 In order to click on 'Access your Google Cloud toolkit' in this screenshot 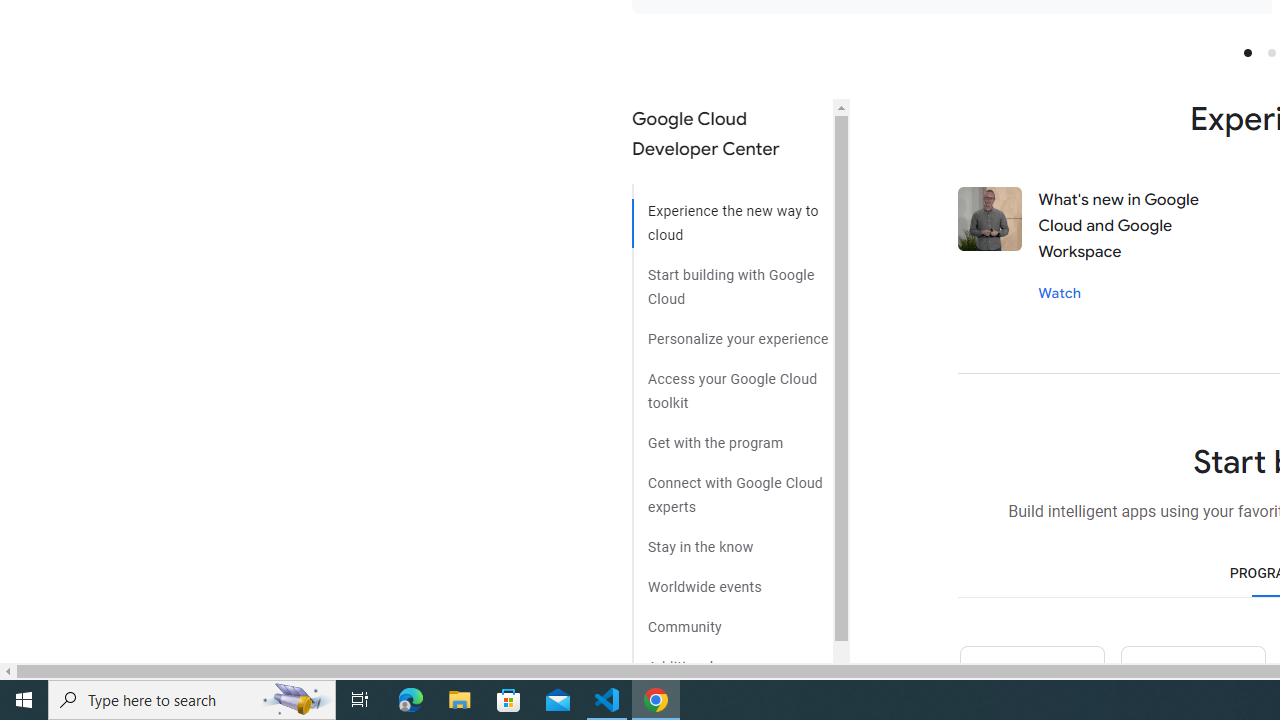, I will do `click(731, 384)`.